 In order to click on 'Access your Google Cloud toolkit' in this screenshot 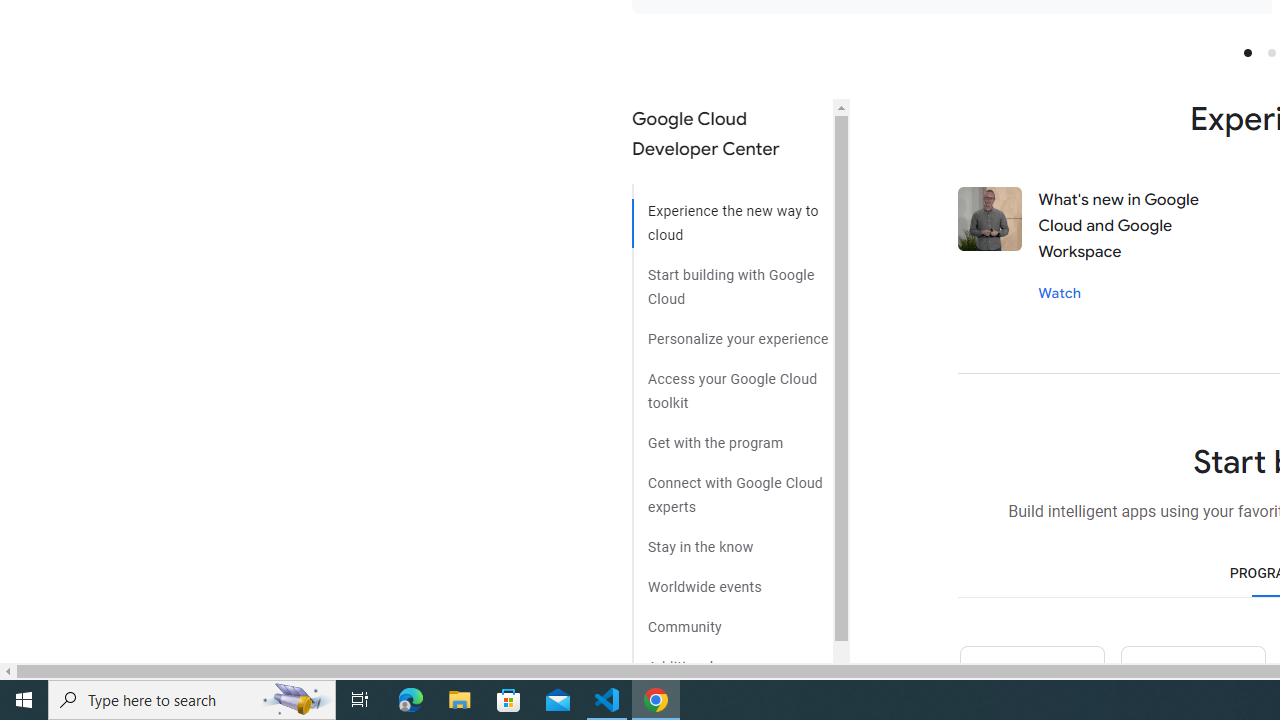, I will do `click(731, 384)`.